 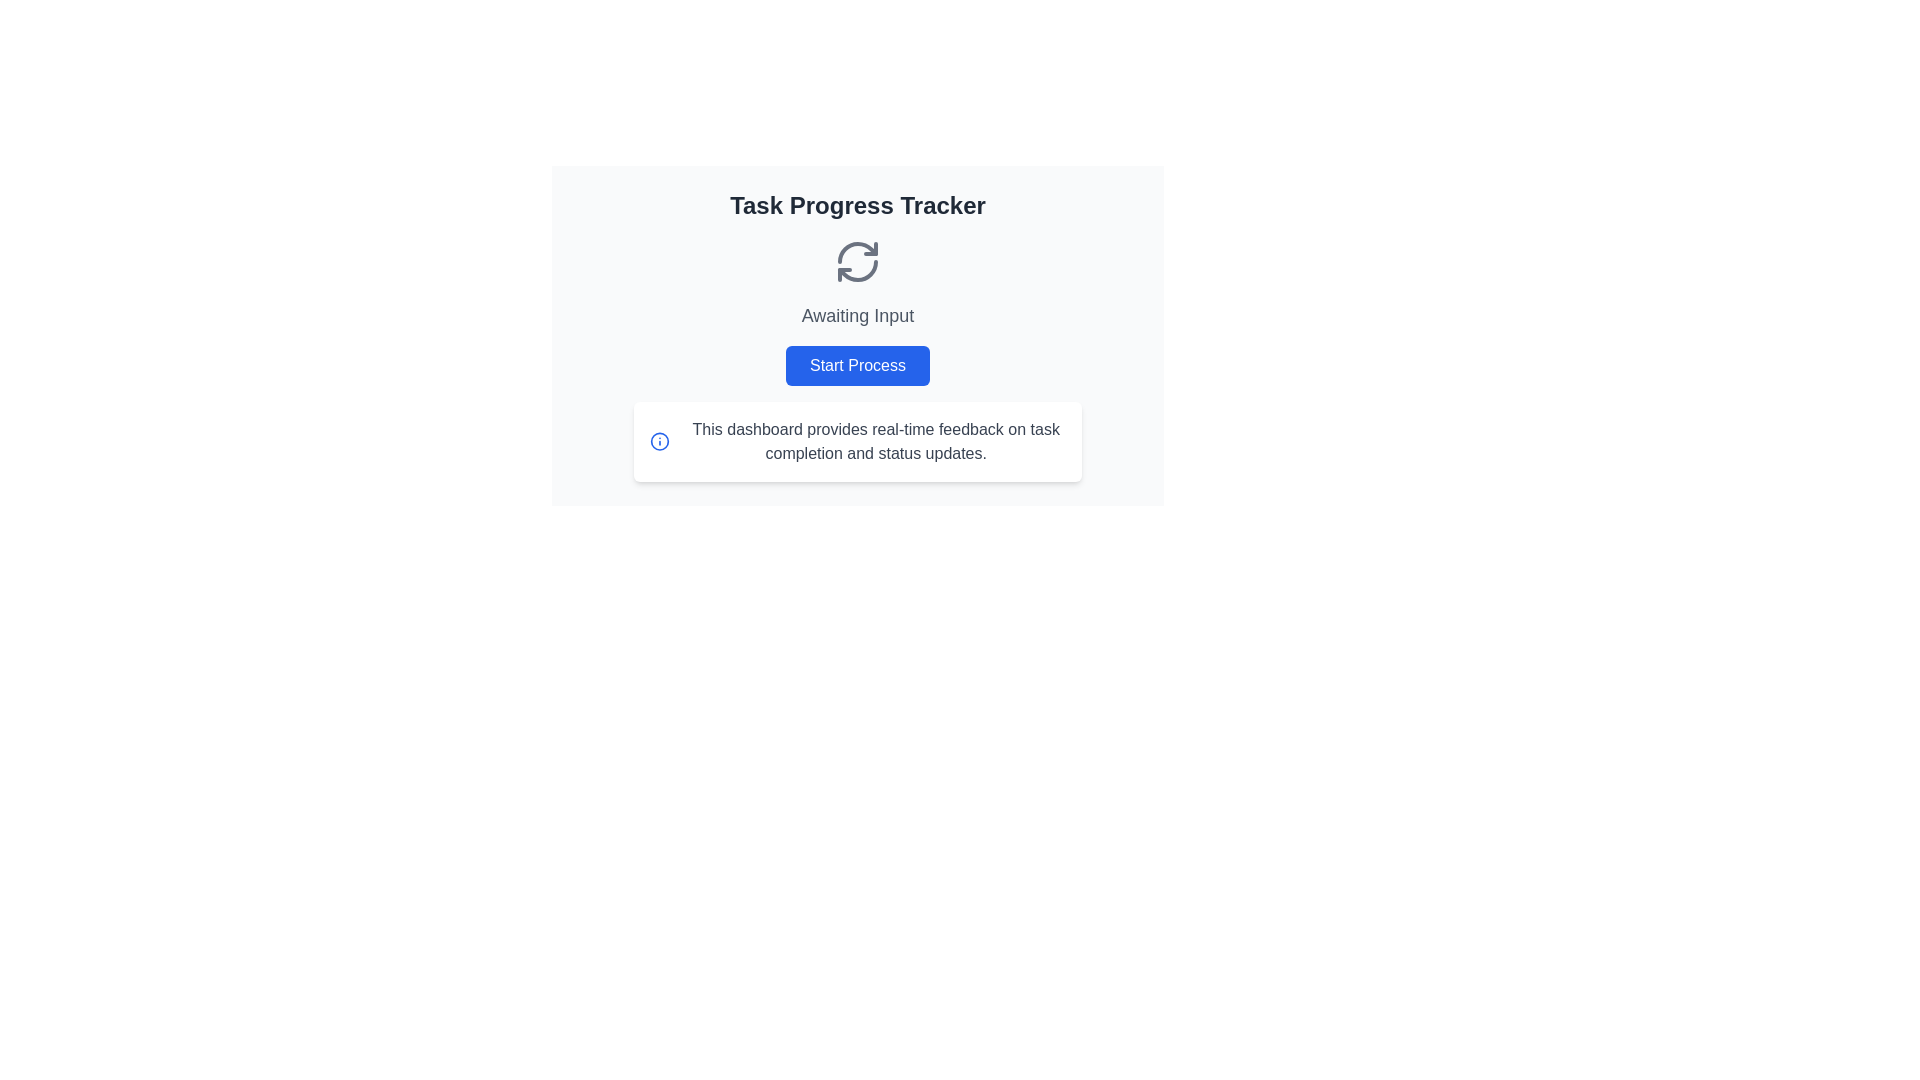 I want to click on the text label that states 'This dashboard provides real-time feedback on task completion and status updates.' positioned to the right of an informational icon, so click(x=876, y=441).